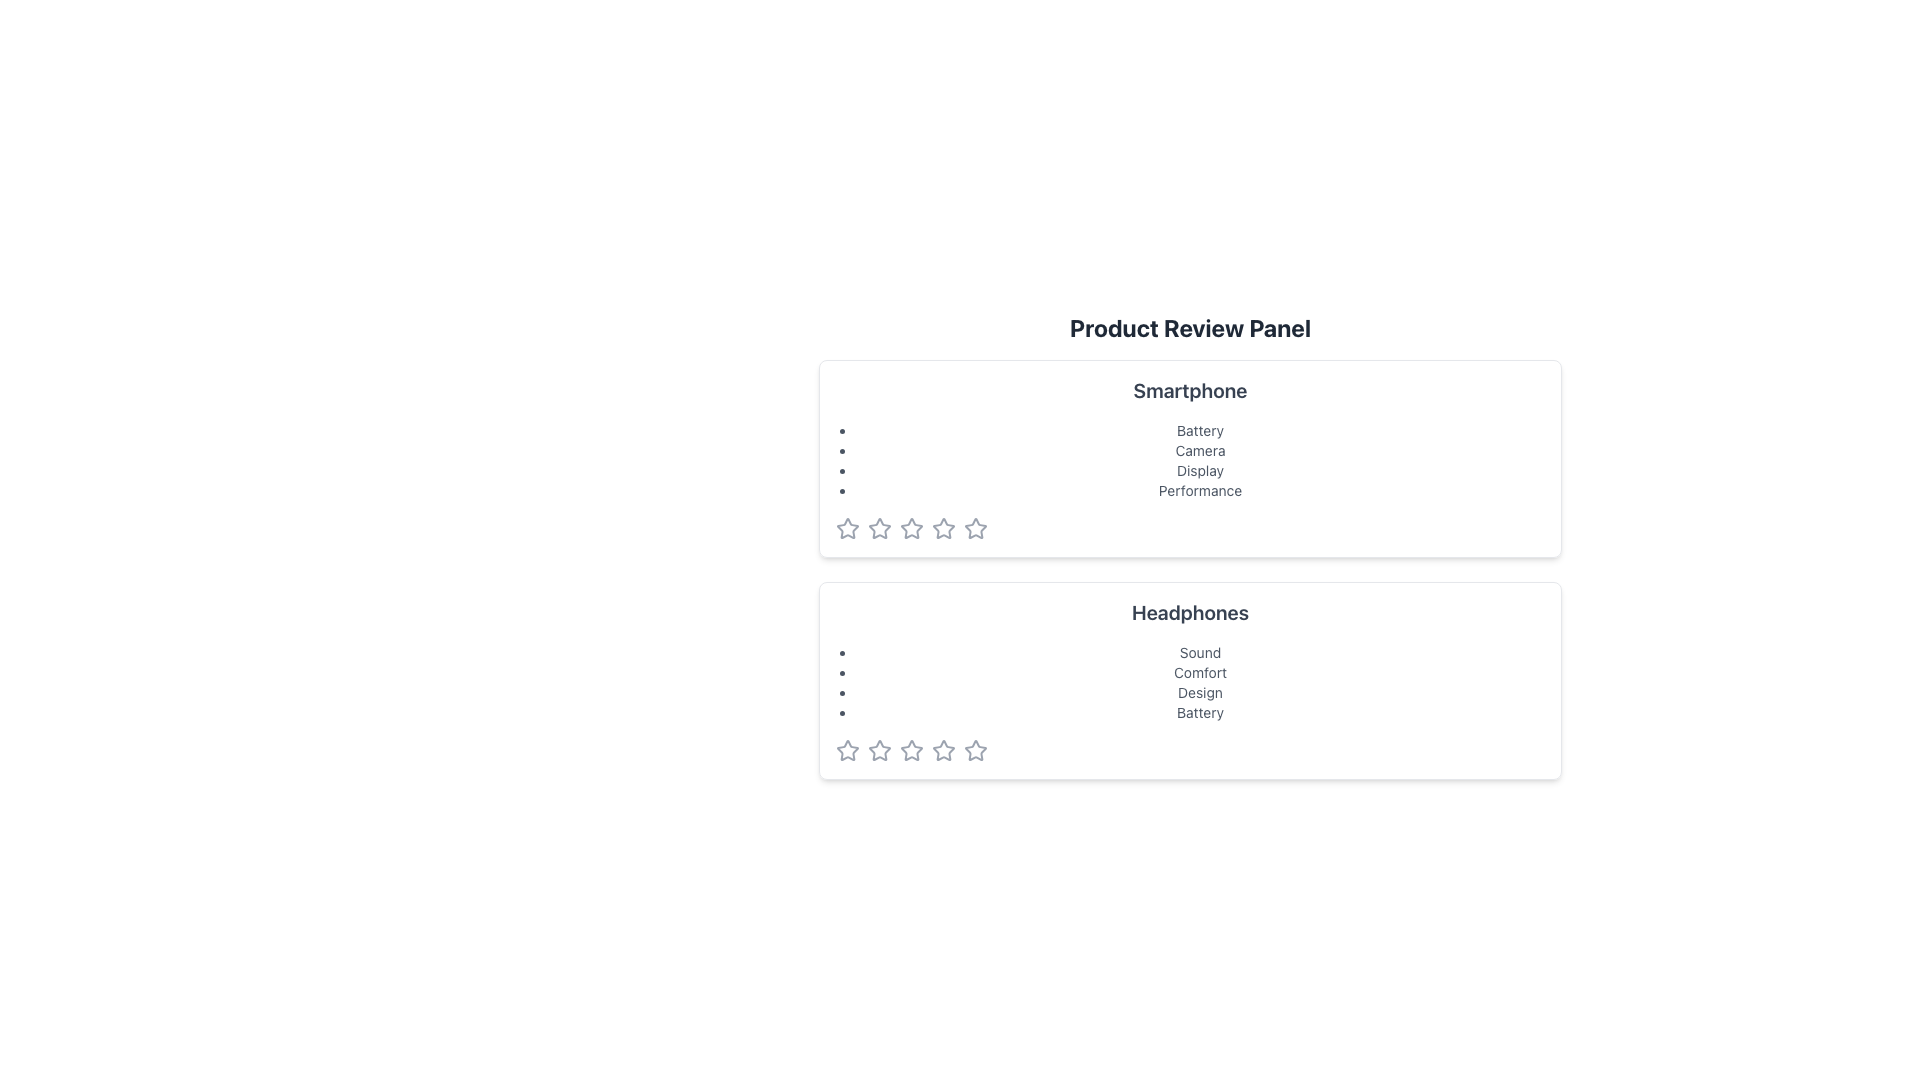 This screenshot has width=1920, height=1080. Describe the element at coordinates (1200, 490) in the screenshot. I see `the fourth item in the vertical bulleted list under the 'Smartphone' section, which is a Text Label representing a specific aspect or feature of the Smartphone category` at that location.